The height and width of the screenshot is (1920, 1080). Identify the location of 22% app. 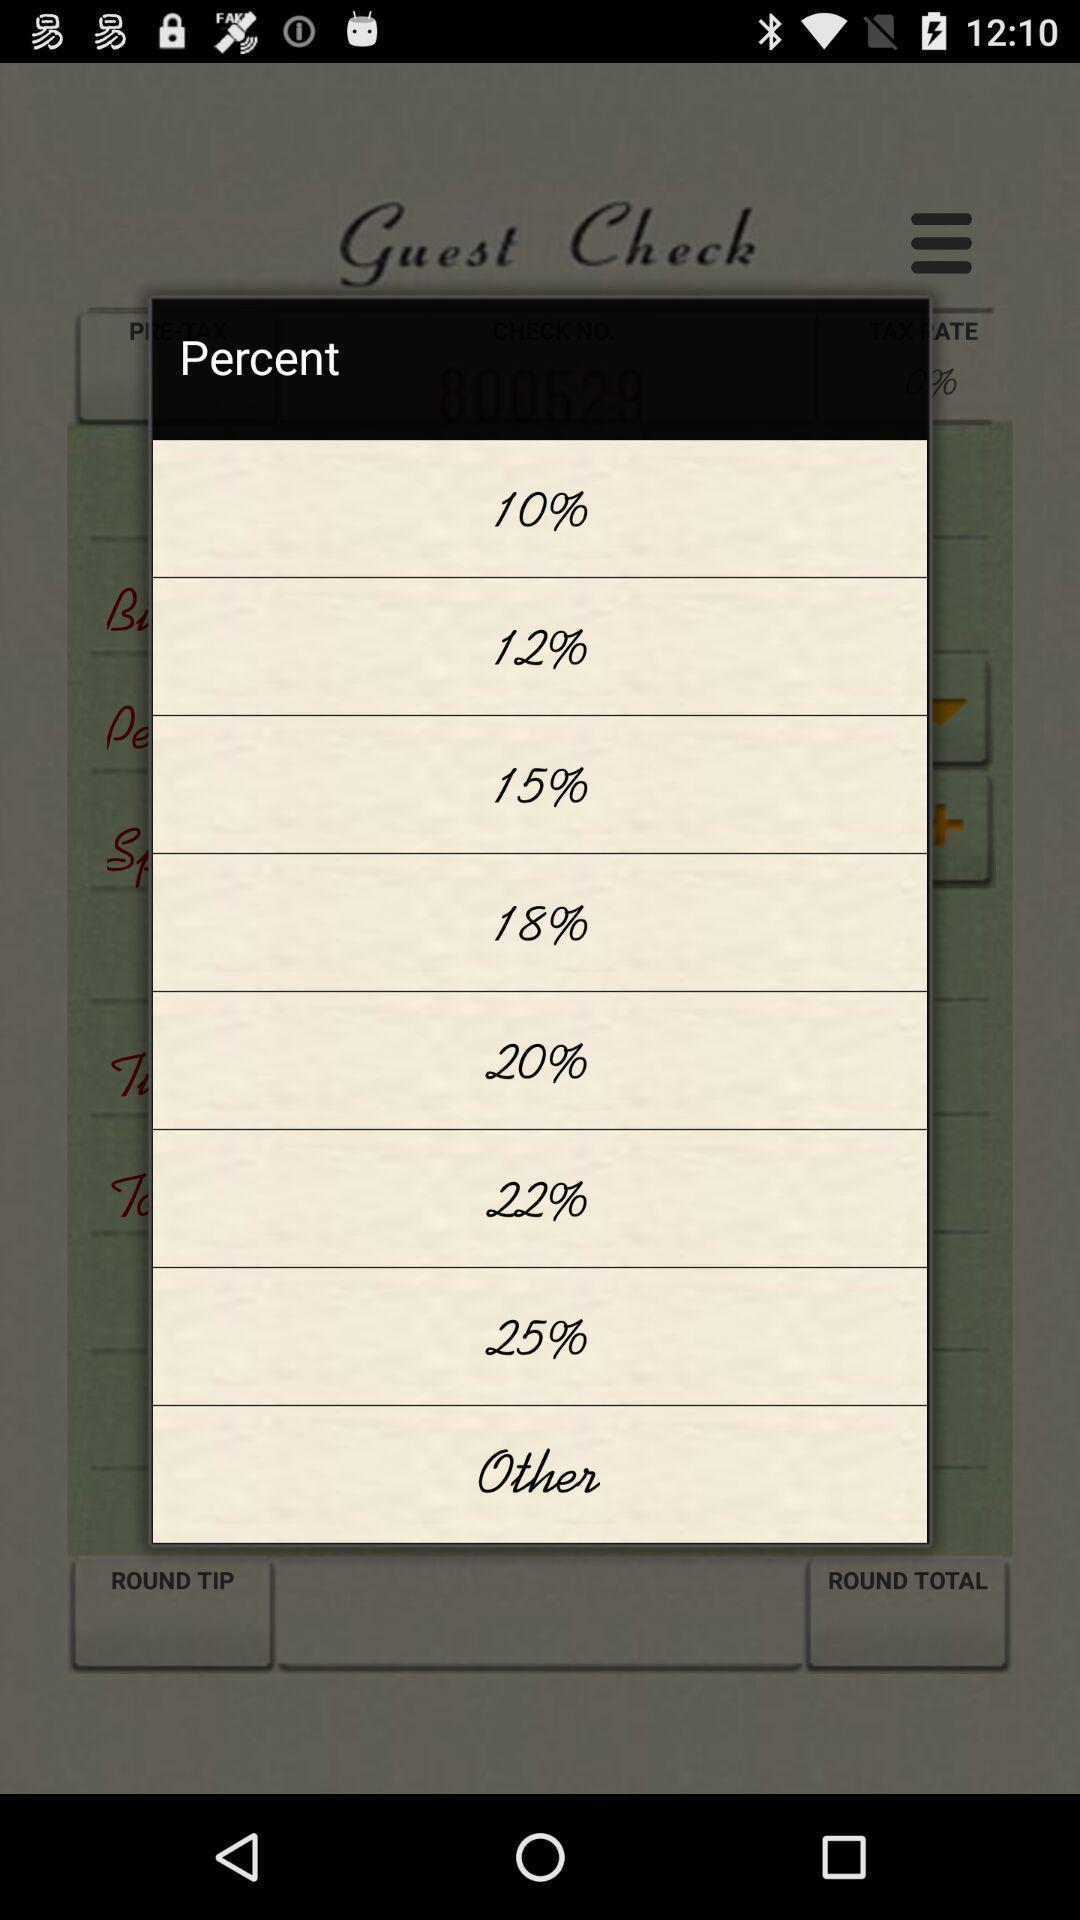
(540, 1198).